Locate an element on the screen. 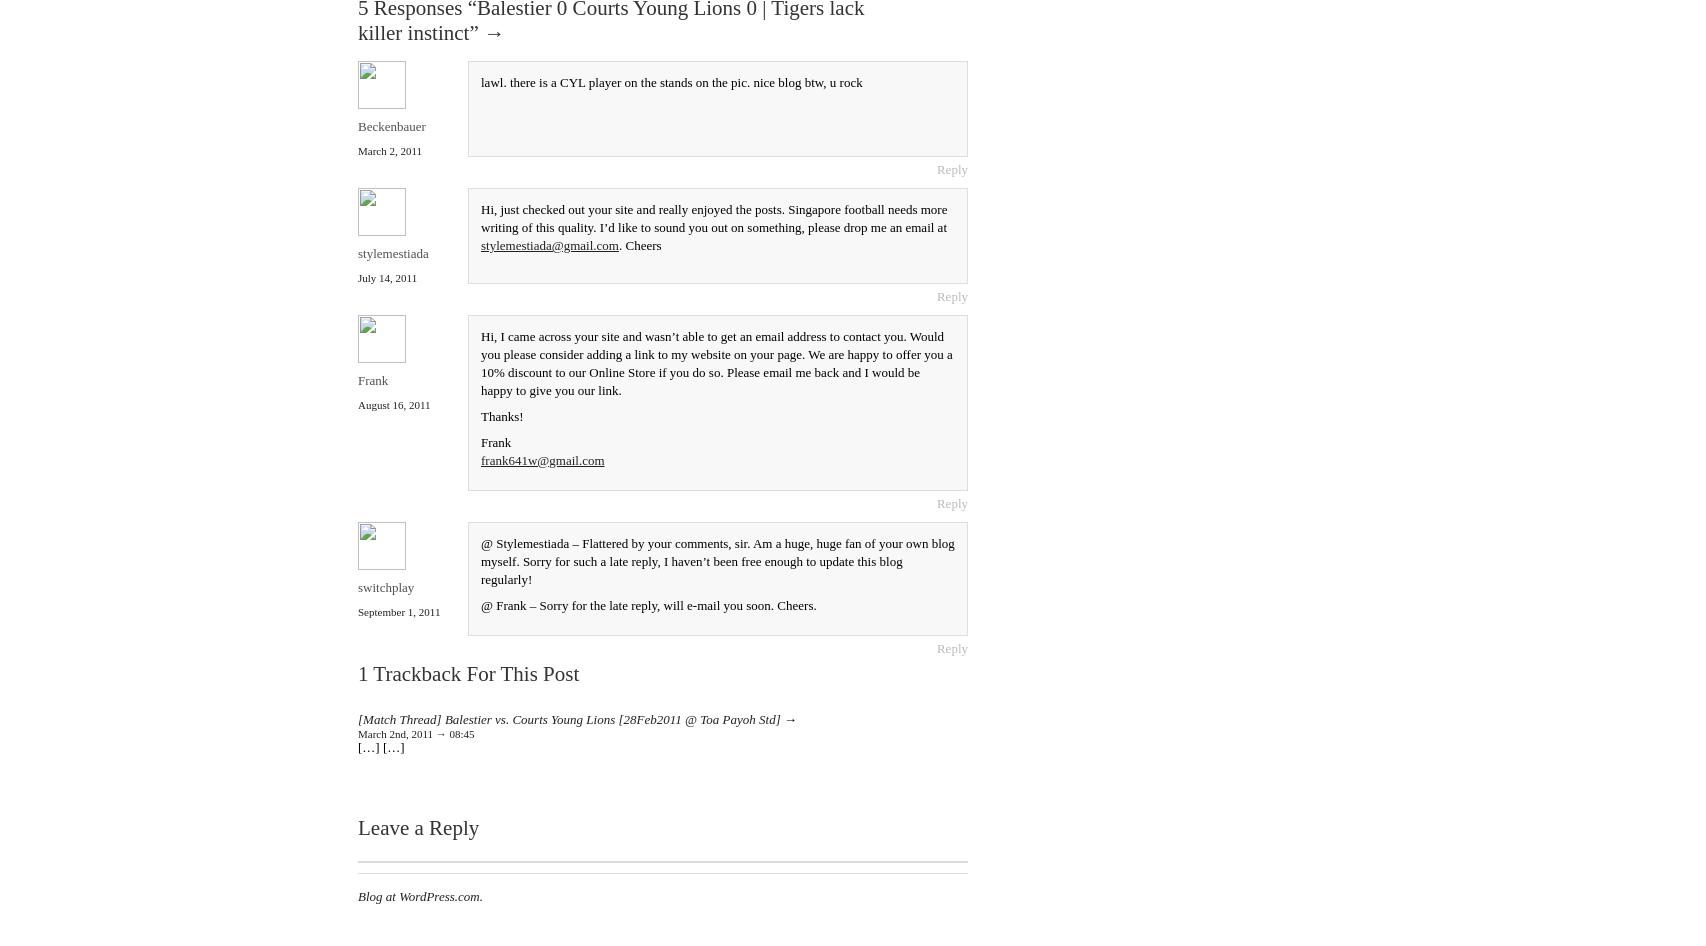  '@ Frank – Sorry for the late reply, will e-mail you soon. Cheers.' is located at coordinates (479, 603).